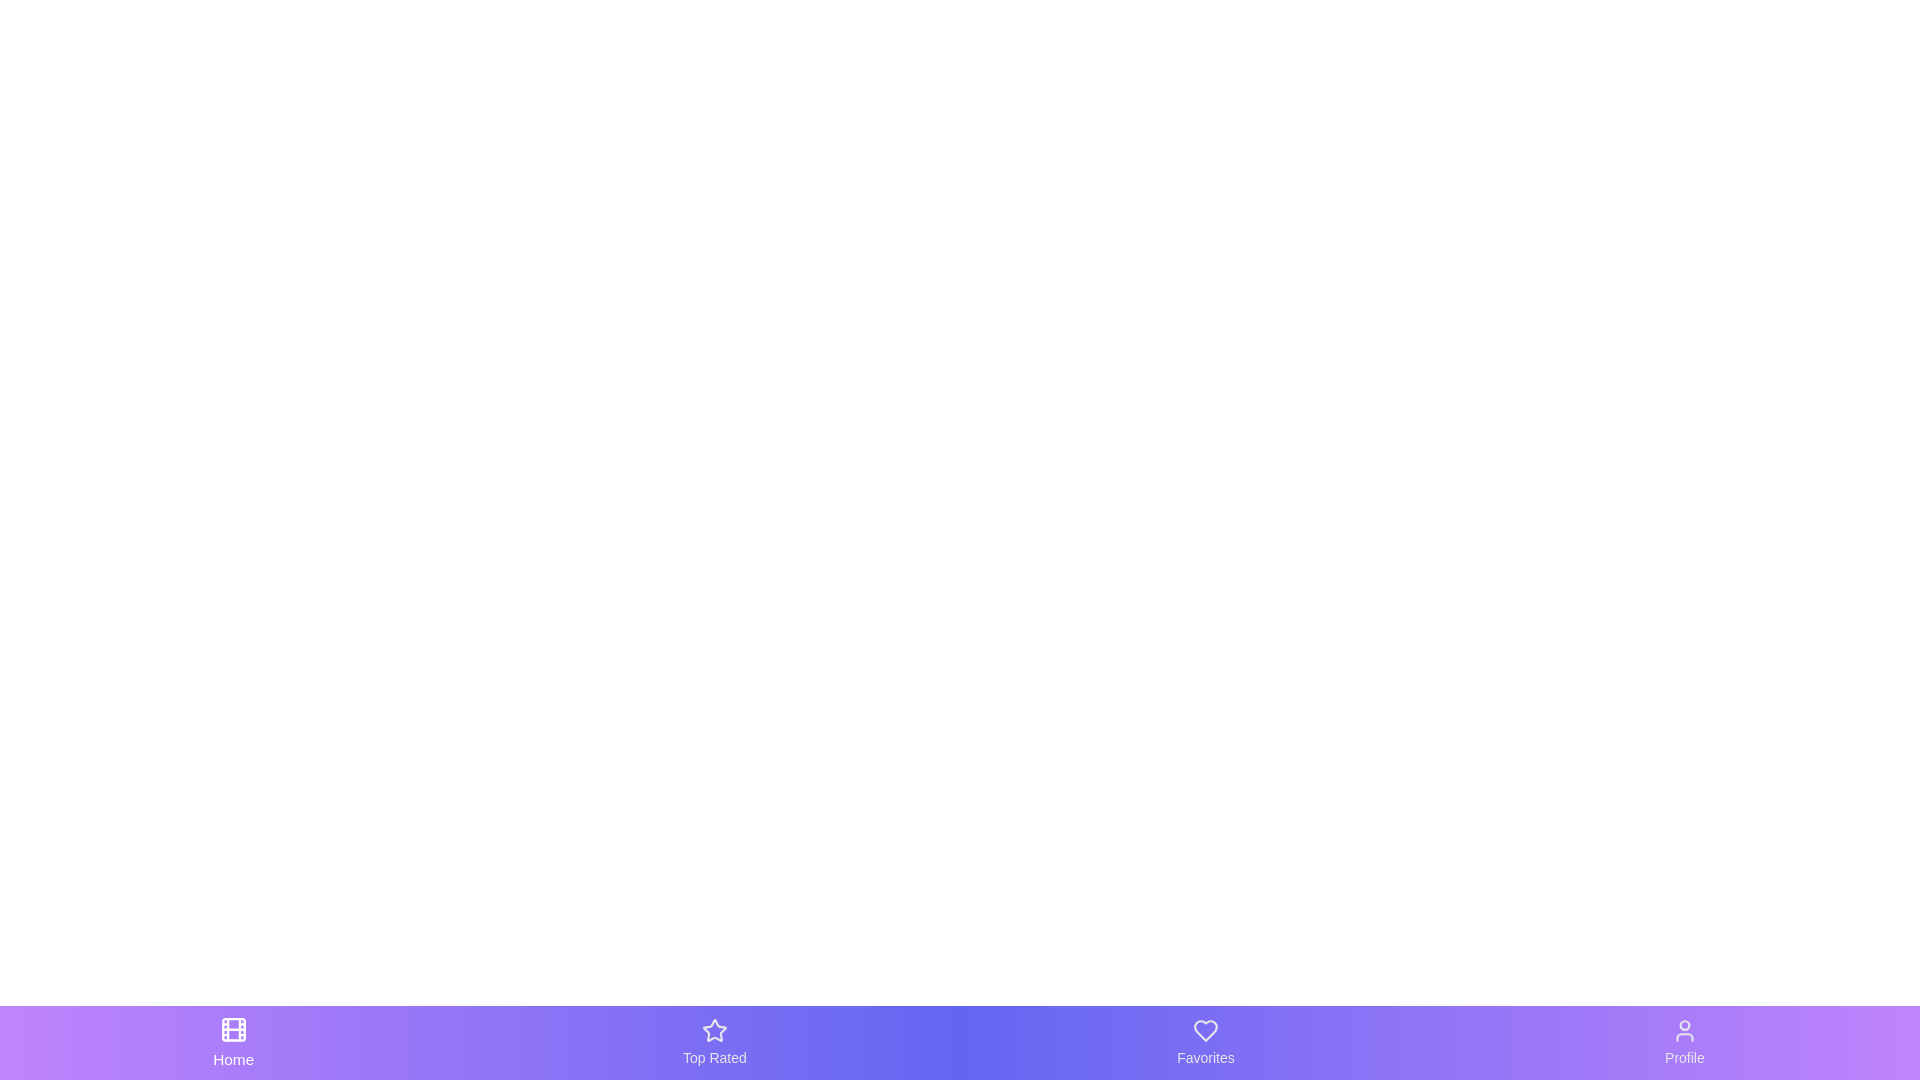 The width and height of the screenshot is (1920, 1080). Describe the element at coordinates (714, 1041) in the screenshot. I see `the tab labeled Top Rated in the bottom navigation bar` at that location.